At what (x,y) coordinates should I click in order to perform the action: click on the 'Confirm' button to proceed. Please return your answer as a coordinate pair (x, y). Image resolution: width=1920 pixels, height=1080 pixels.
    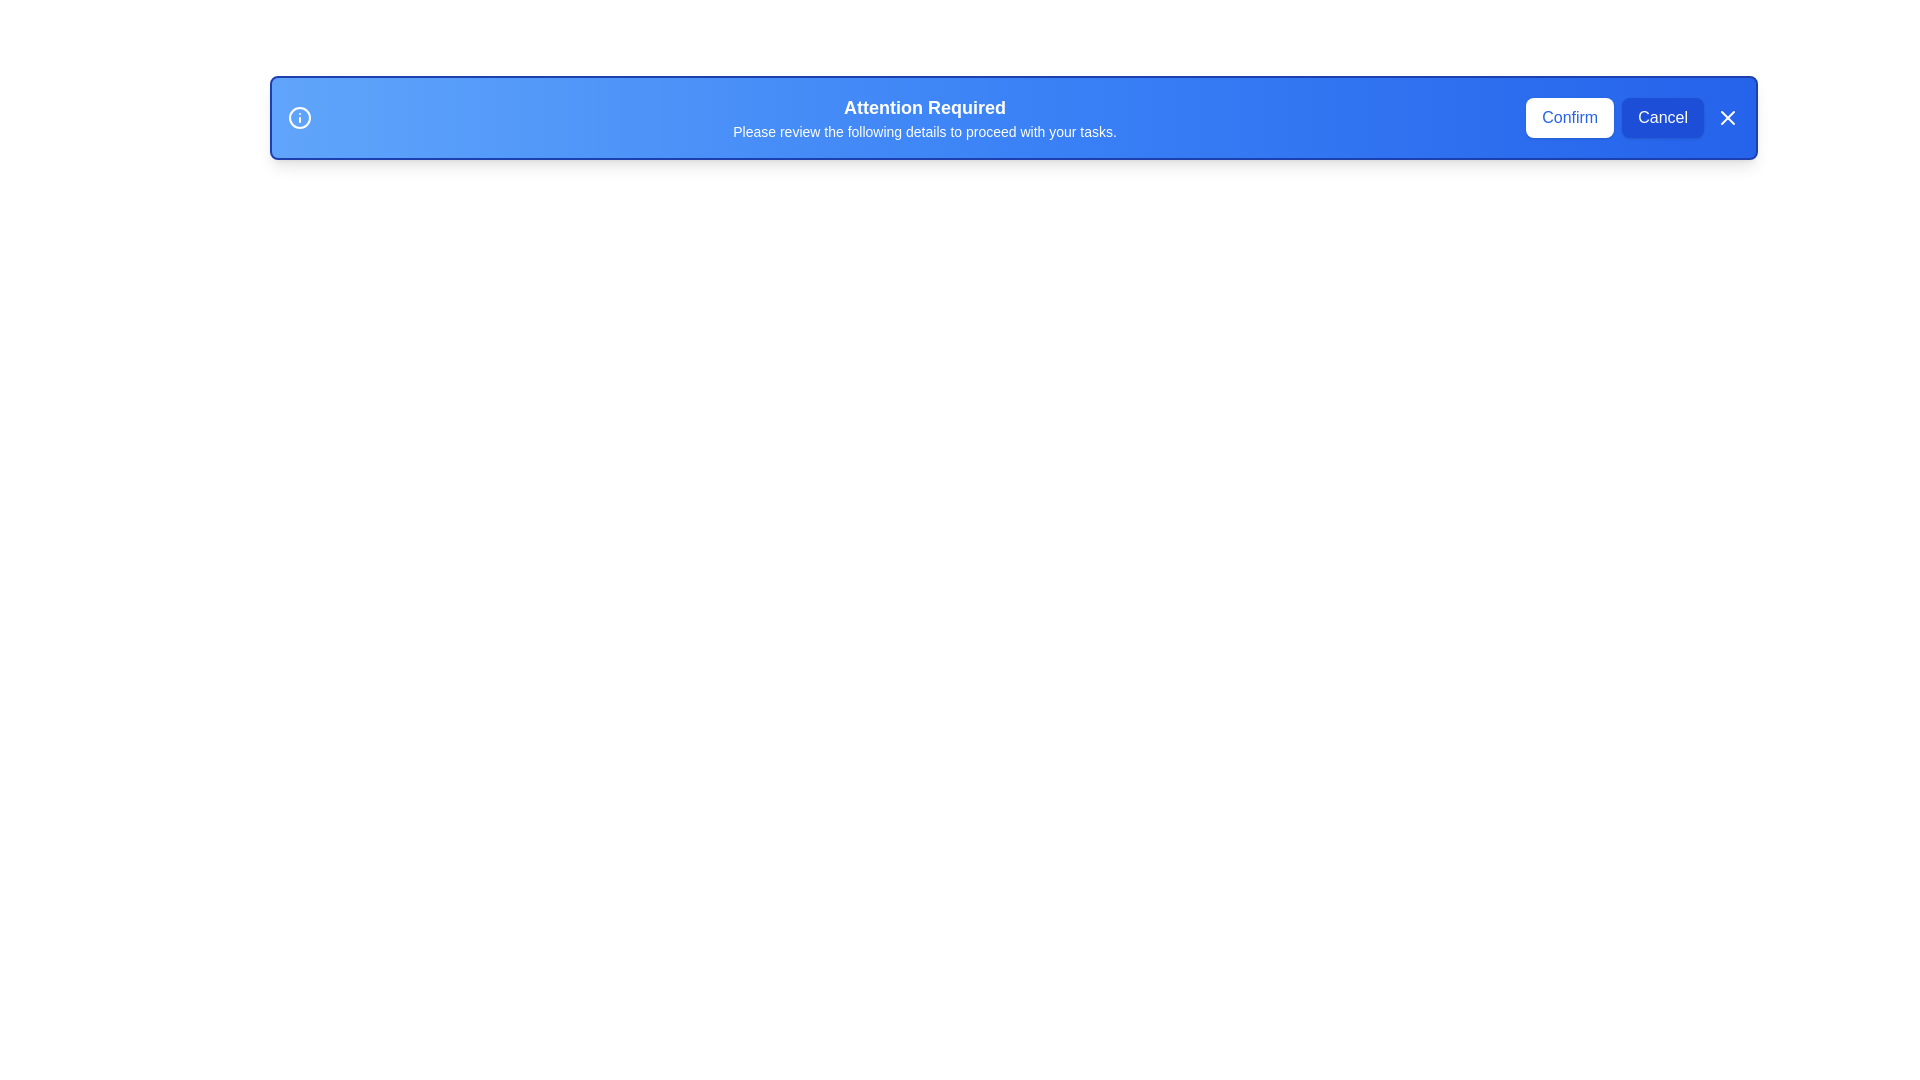
    Looking at the image, I should click on (1568, 118).